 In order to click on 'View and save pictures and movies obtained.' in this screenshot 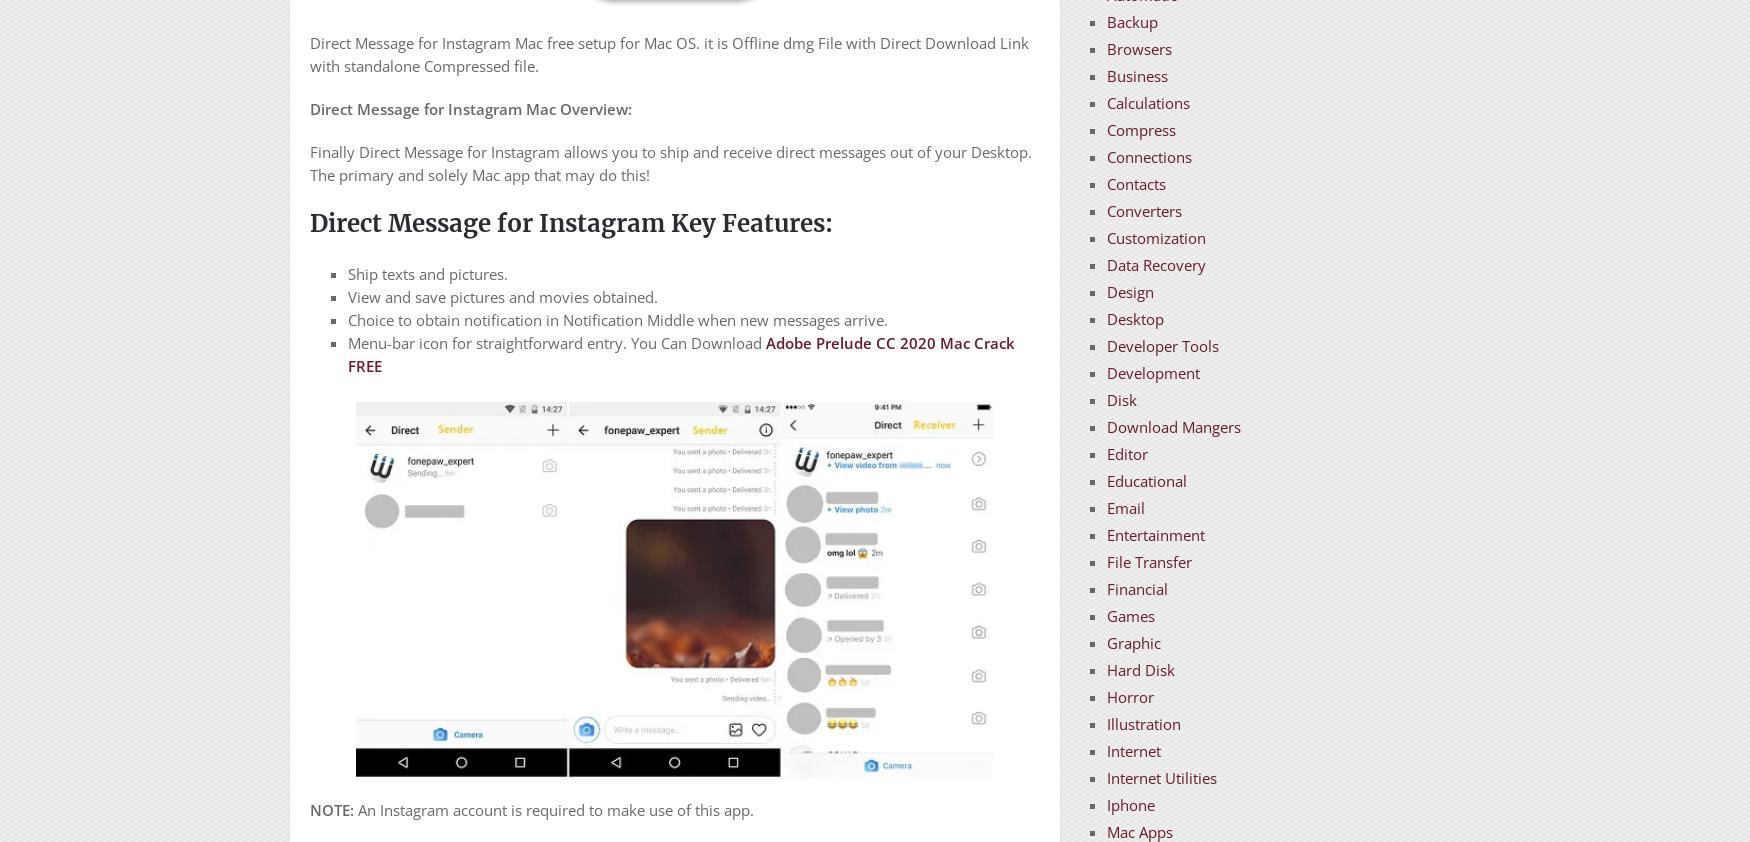, I will do `click(501, 296)`.